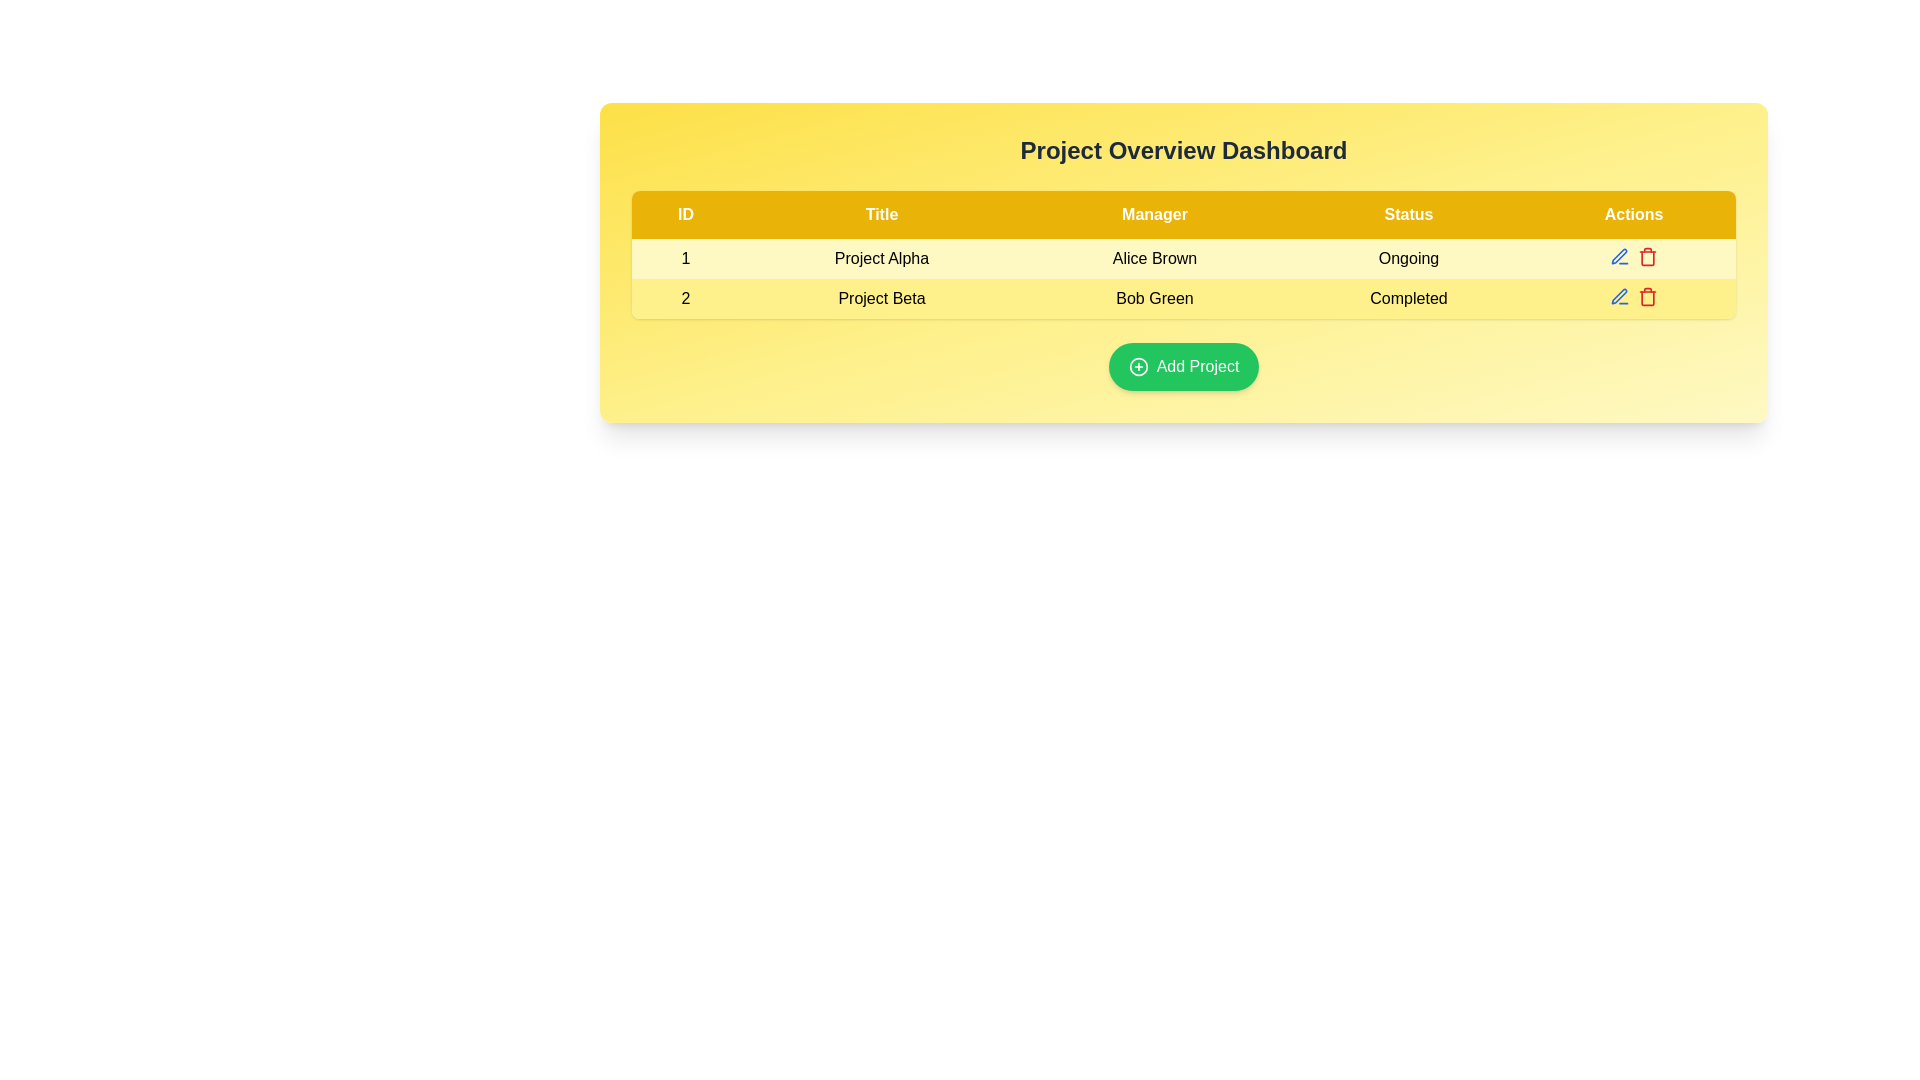 The height and width of the screenshot is (1080, 1920). Describe the element at coordinates (1184, 257) in the screenshot. I see `the first row of the table representing 'Project Alpha', which includes details like its manager and status` at that location.